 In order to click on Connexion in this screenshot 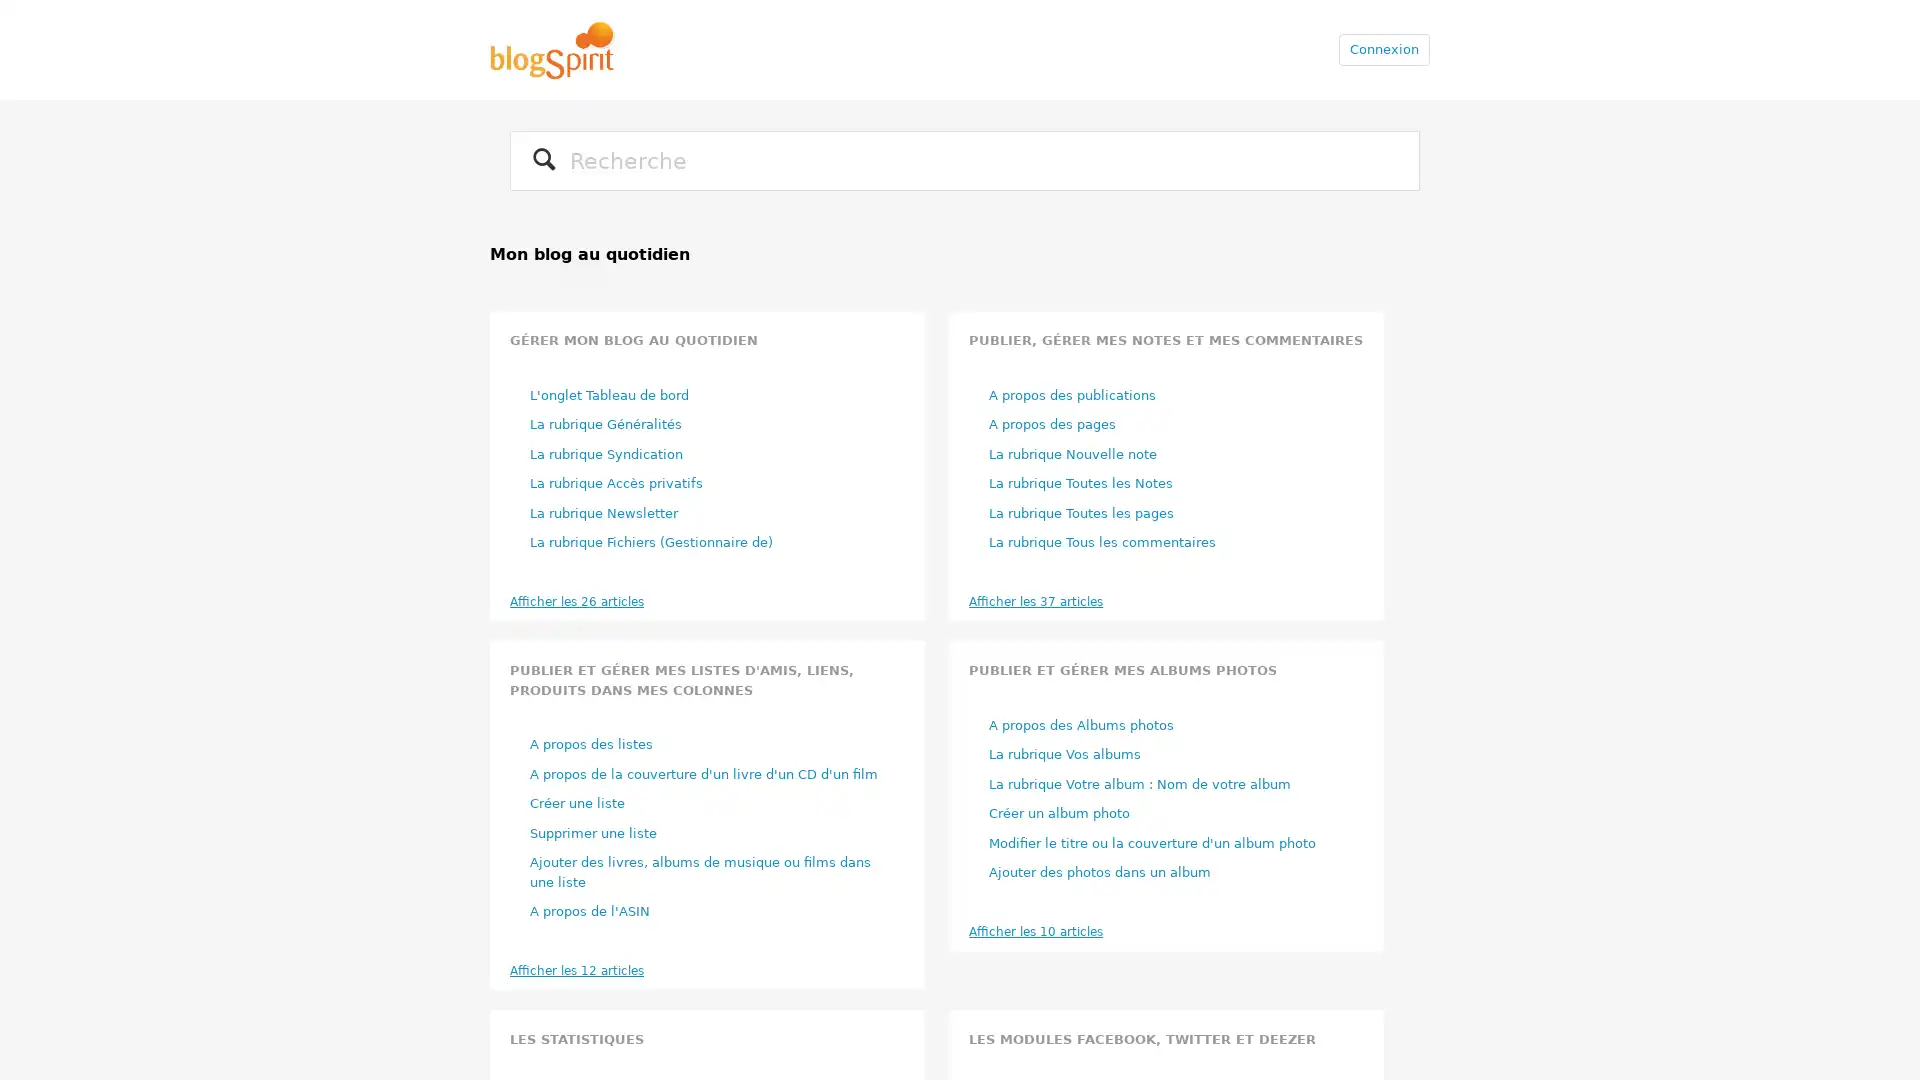, I will do `click(1383, 48)`.